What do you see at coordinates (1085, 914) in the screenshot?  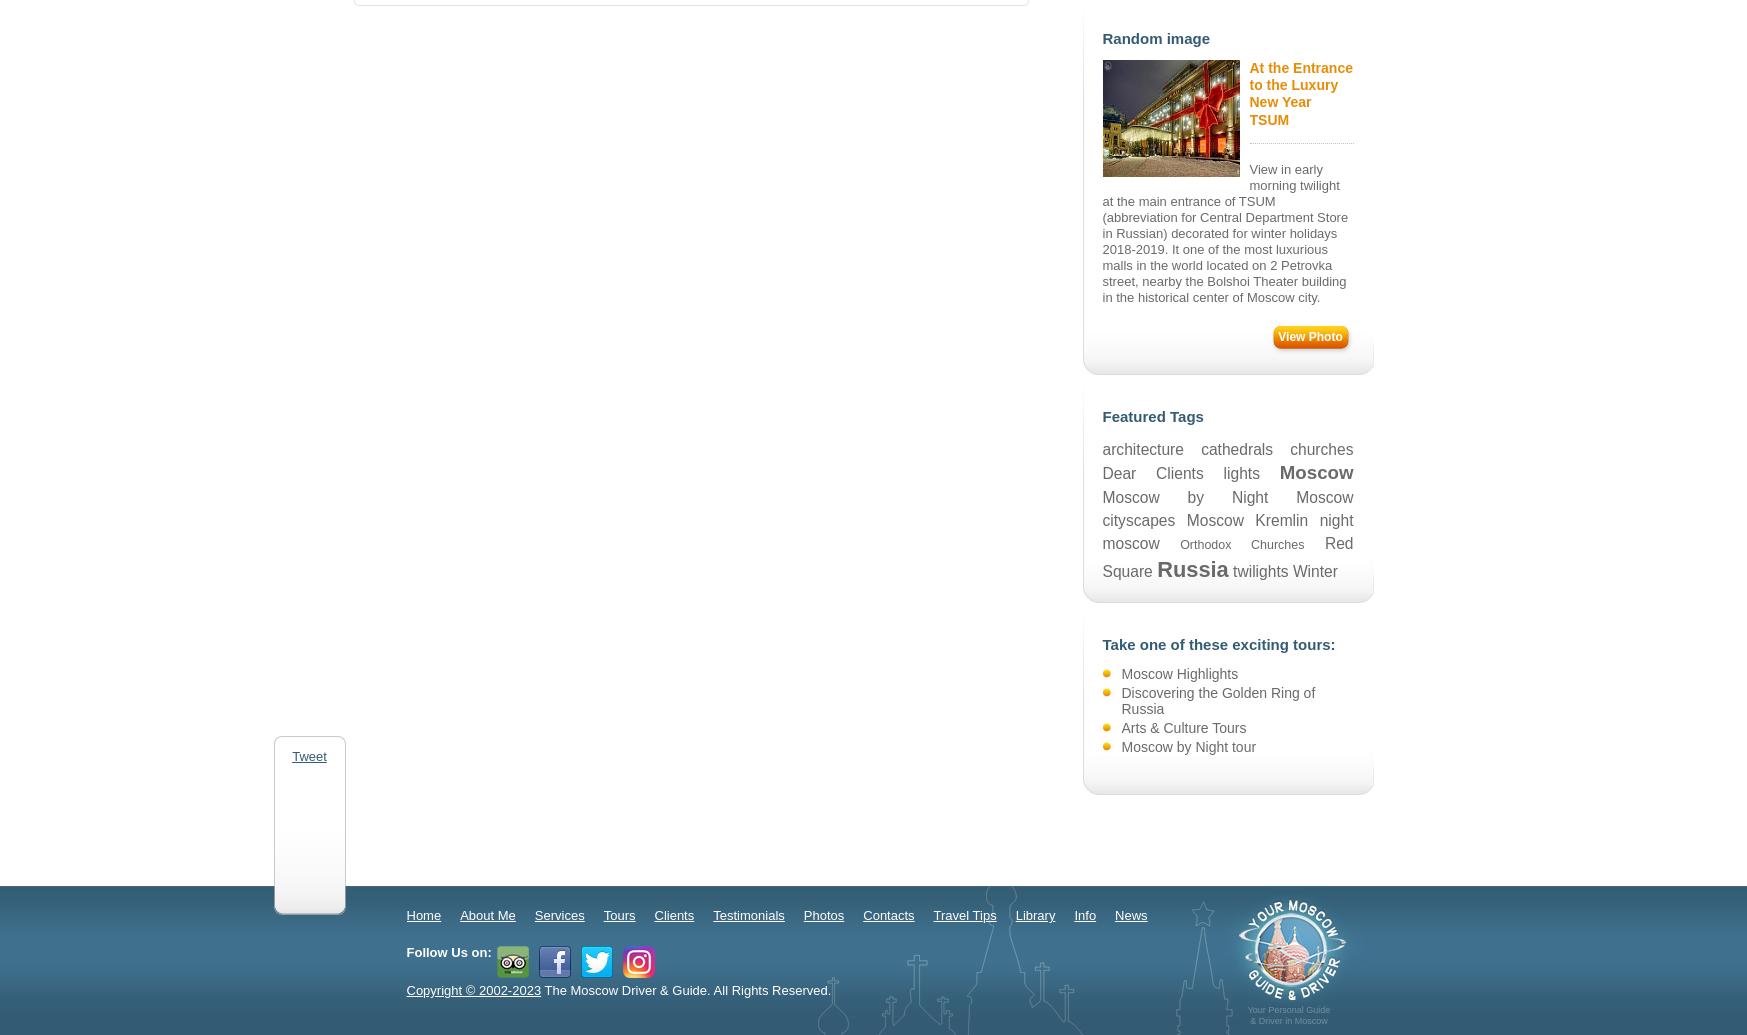 I see `'Info'` at bounding box center [1085, 914].